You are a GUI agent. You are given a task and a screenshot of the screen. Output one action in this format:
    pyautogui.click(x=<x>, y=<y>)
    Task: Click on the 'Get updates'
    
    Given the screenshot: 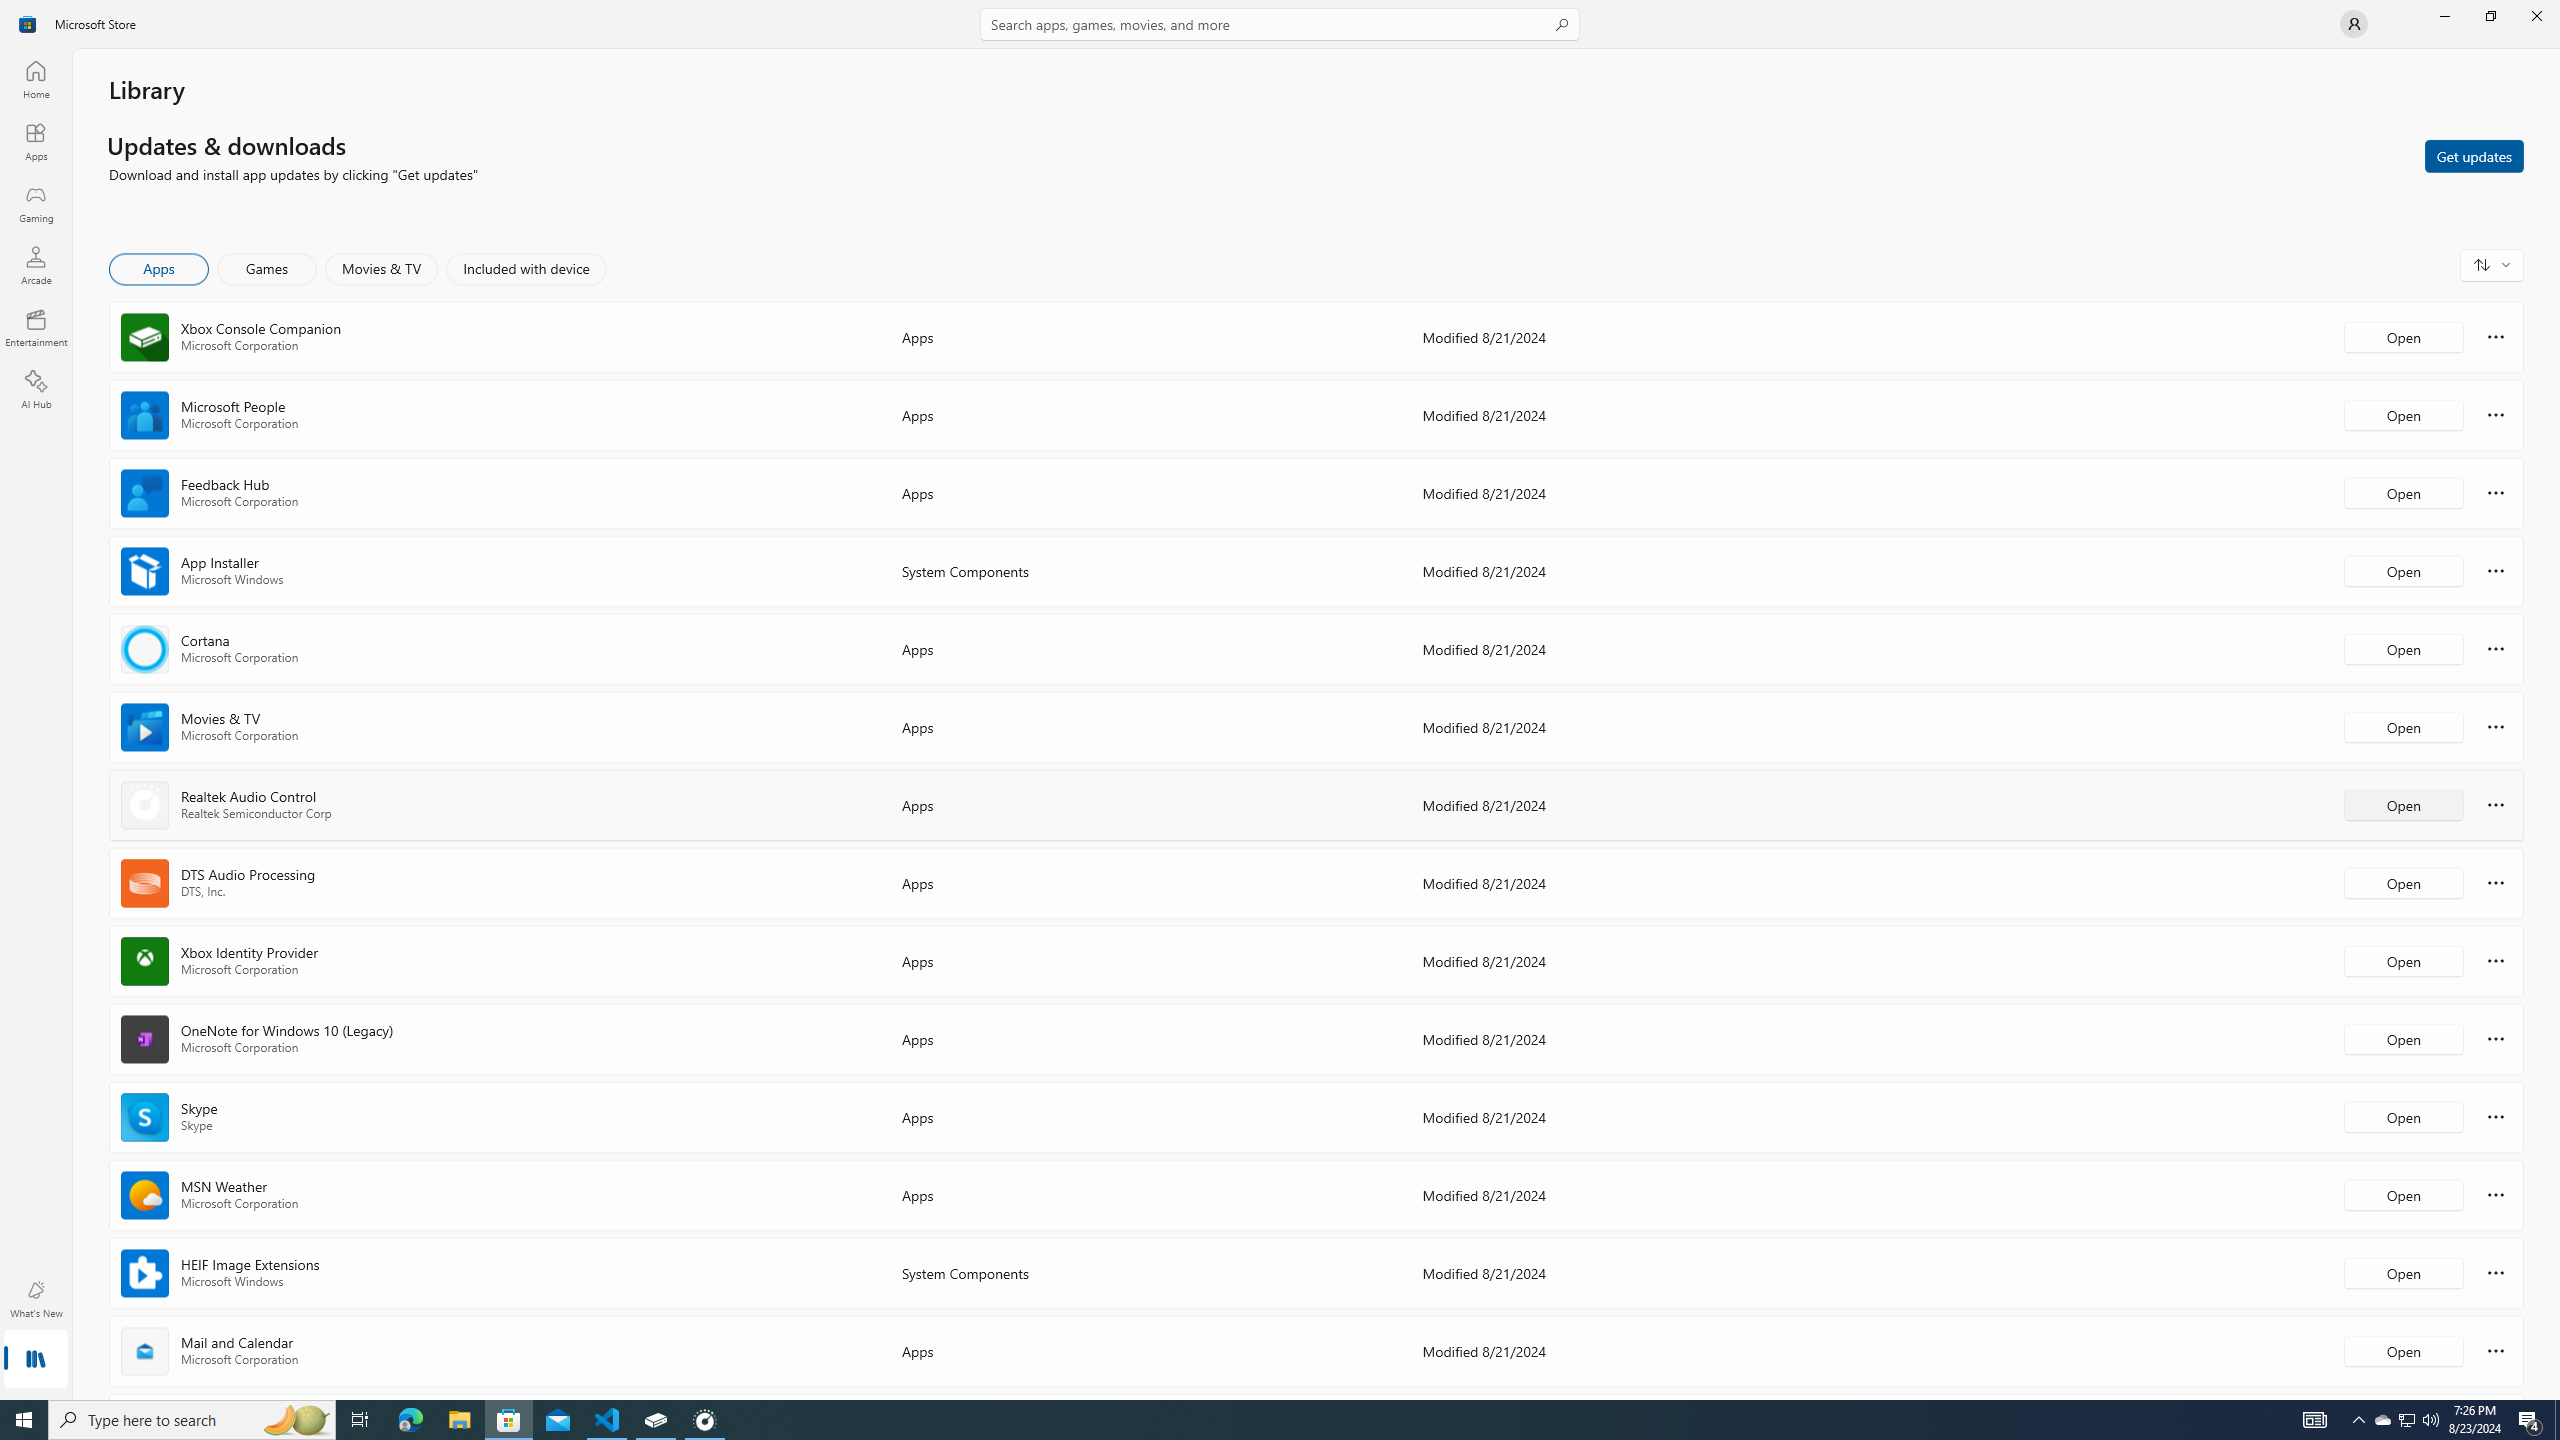 What is the action you would take?
    pyautogui.click(x=2474, y=154)
    